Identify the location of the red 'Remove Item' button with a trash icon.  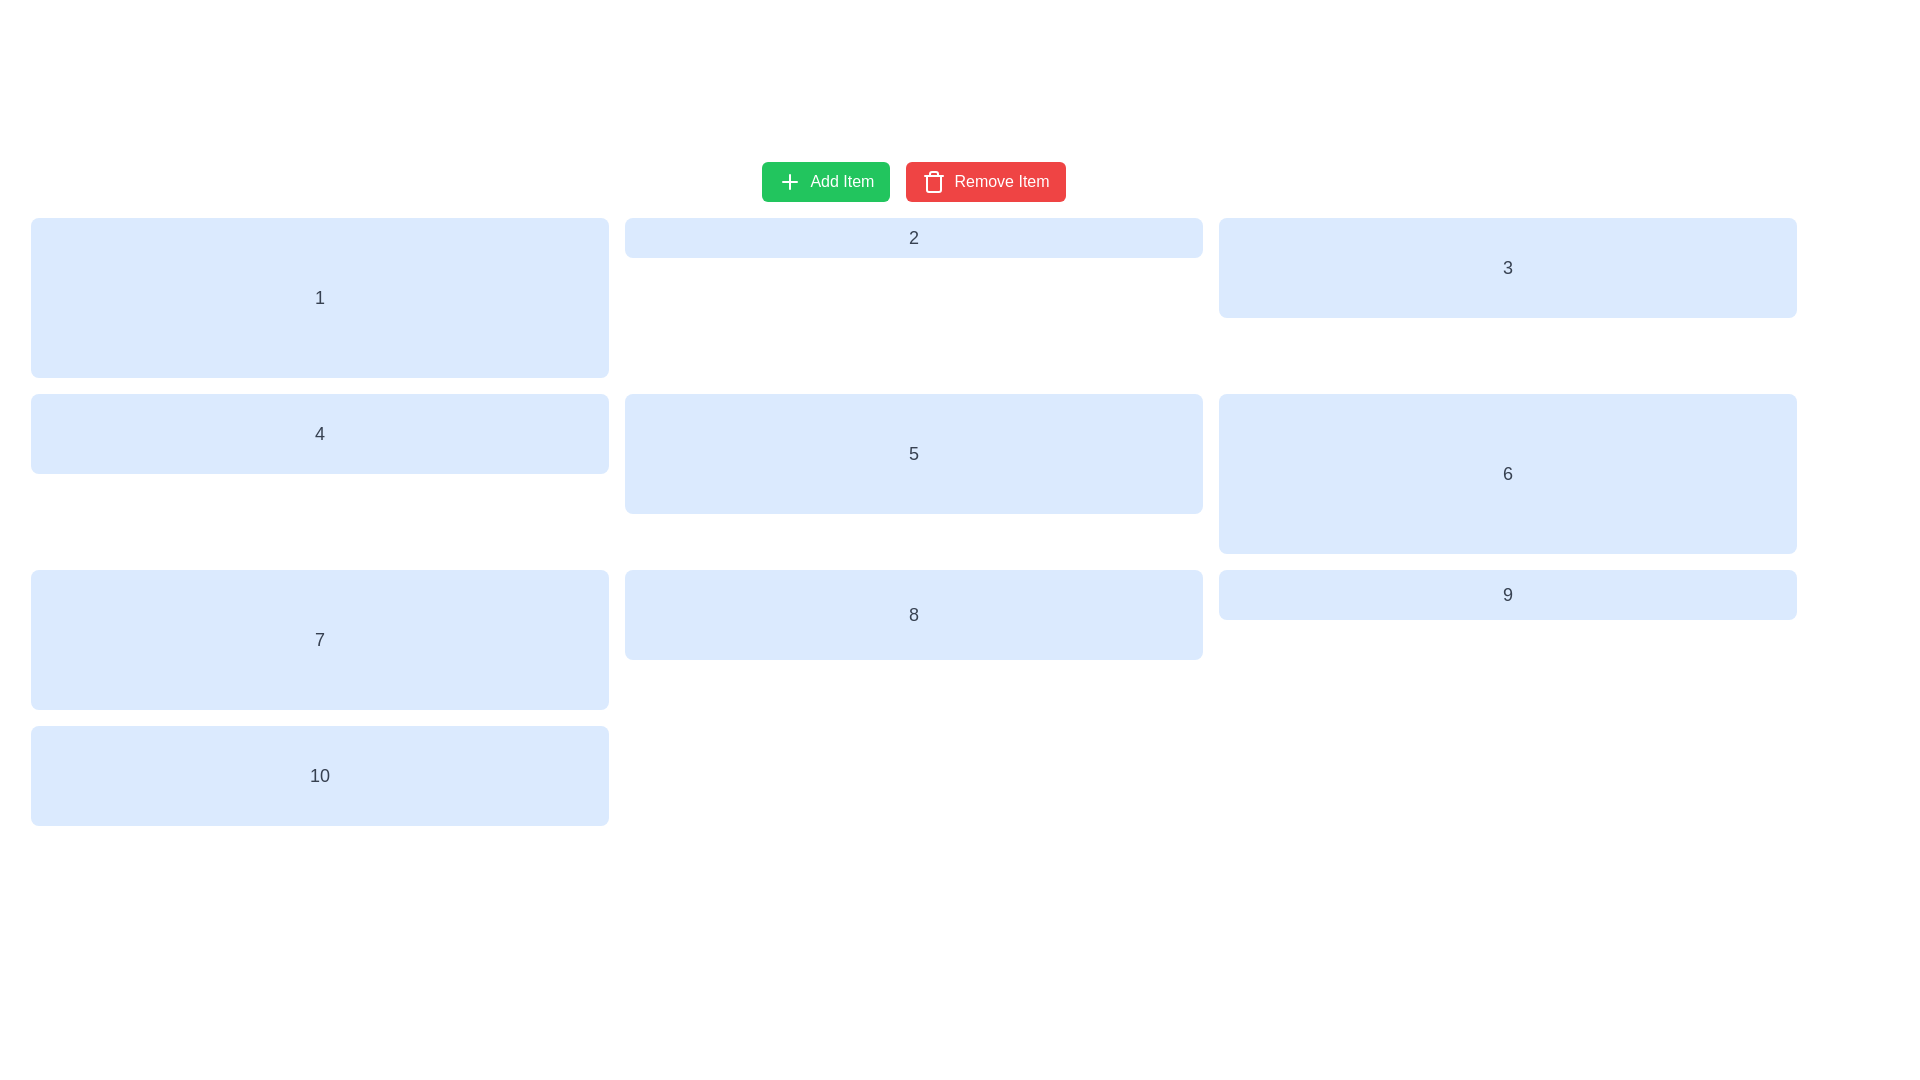
(985, 181).